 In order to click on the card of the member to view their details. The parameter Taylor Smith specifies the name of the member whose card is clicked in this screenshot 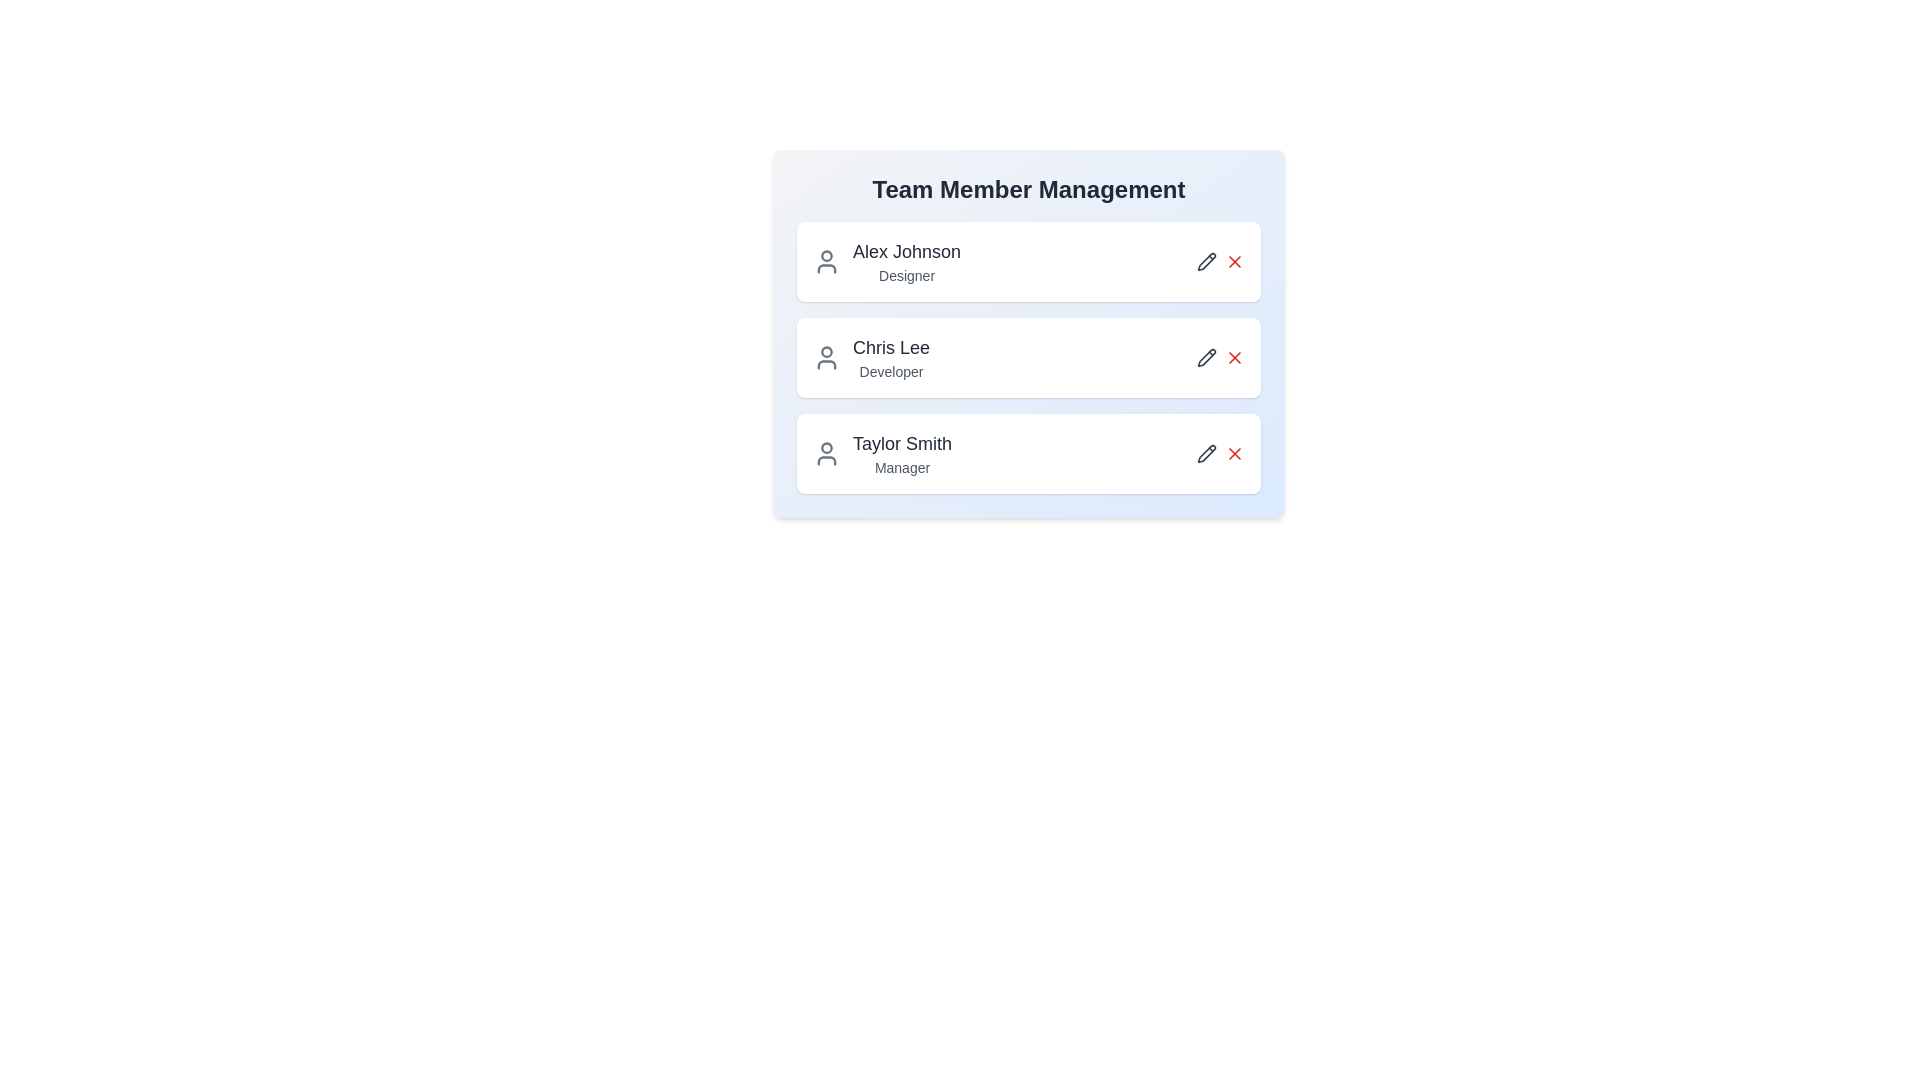, I will do `click(1028, 454)`.